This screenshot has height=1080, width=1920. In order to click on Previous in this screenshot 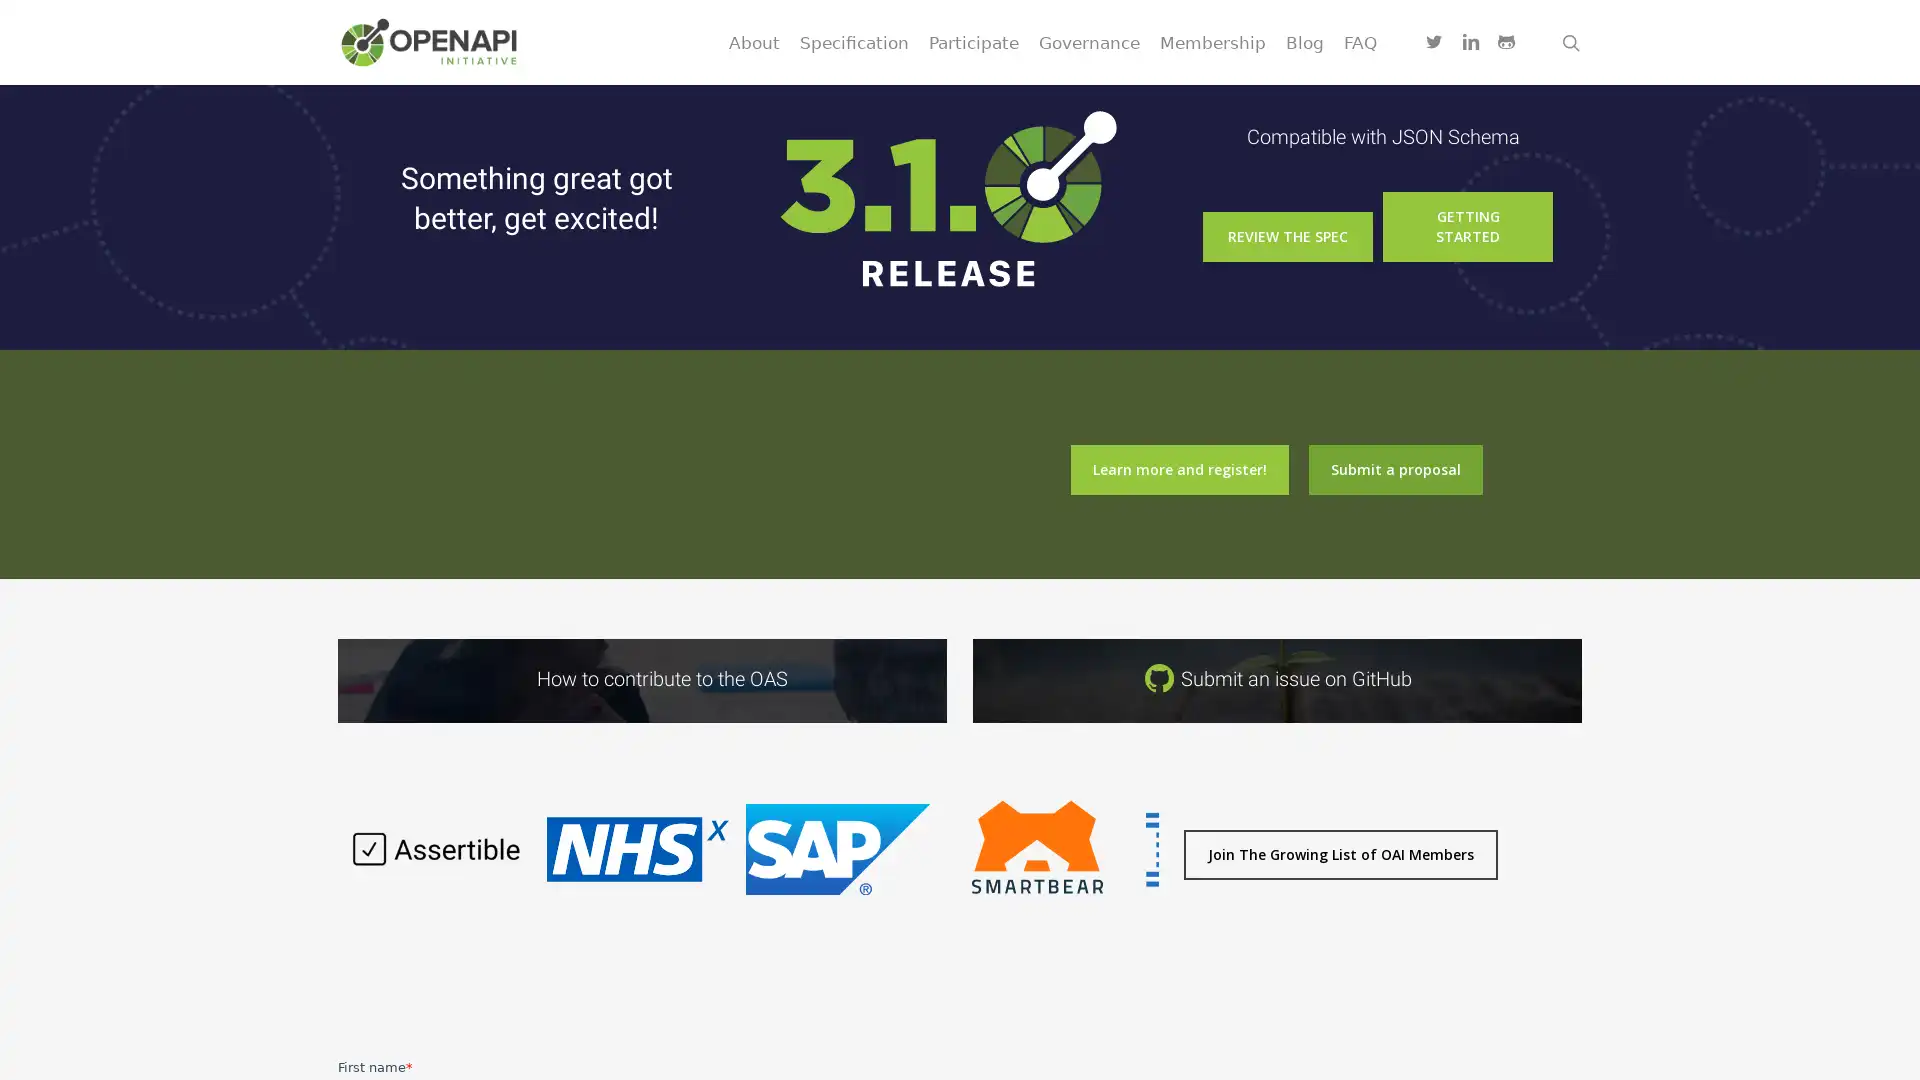, I will do `click(326, 859)`.